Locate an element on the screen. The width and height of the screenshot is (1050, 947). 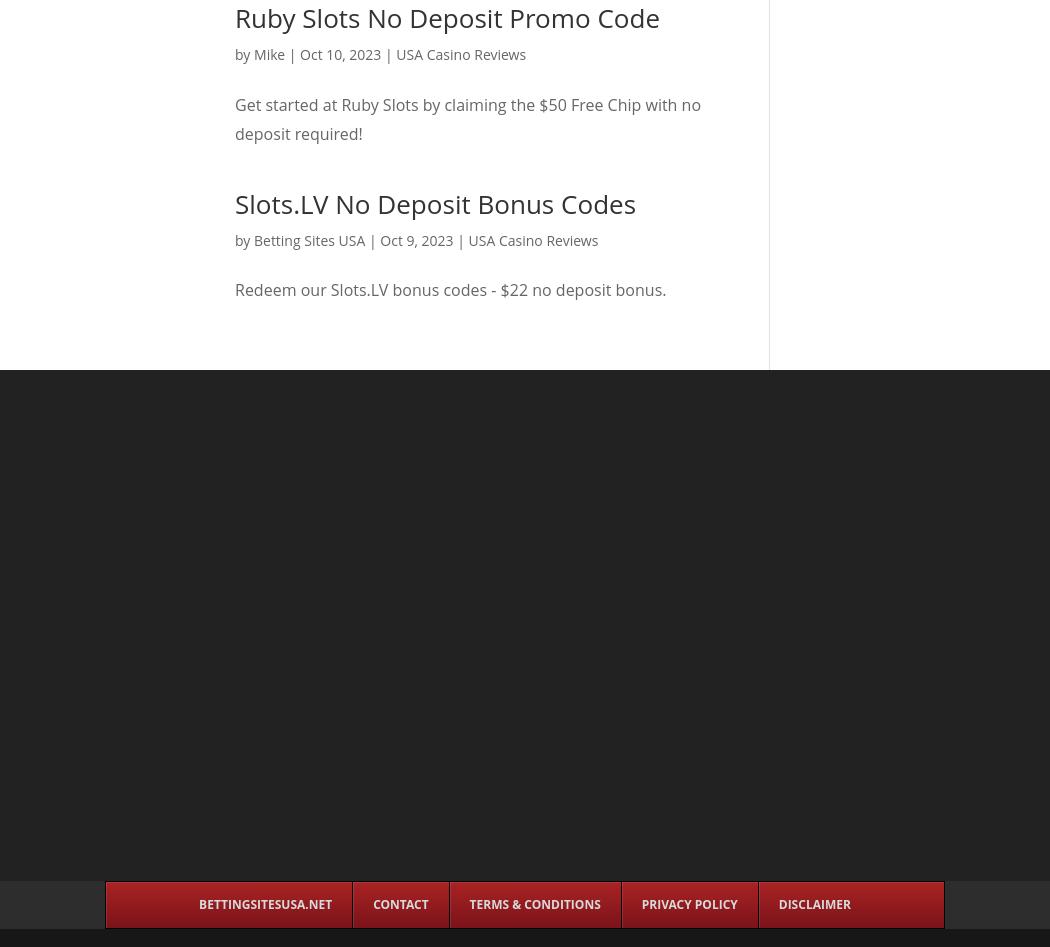
'Disclaimer' is located at coordinates (812, 903).